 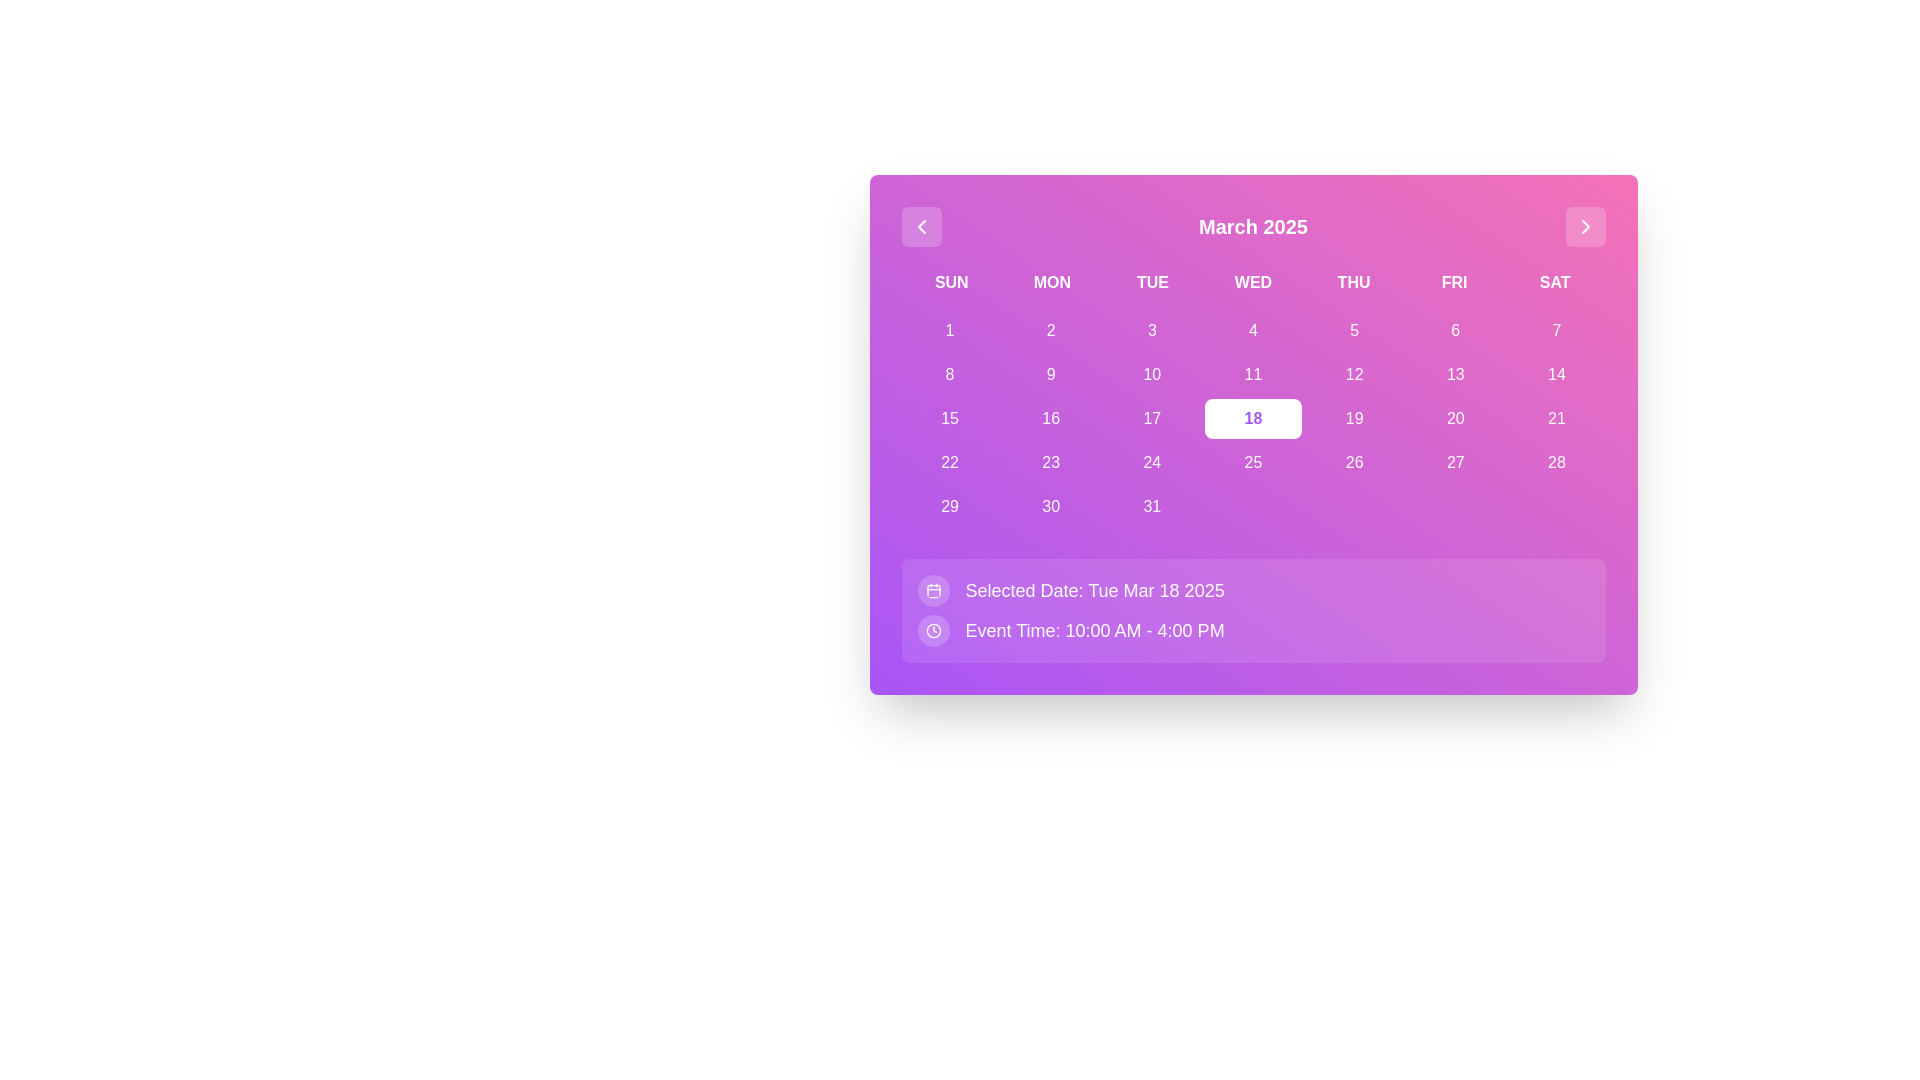 What do you see at coordinates (1554, 282) in the screenshot?
I see `the Text Label for Saturday, which is the seventh column in the grid layout of weekdays in the calendar interface` at bounding box center [1554, 282].